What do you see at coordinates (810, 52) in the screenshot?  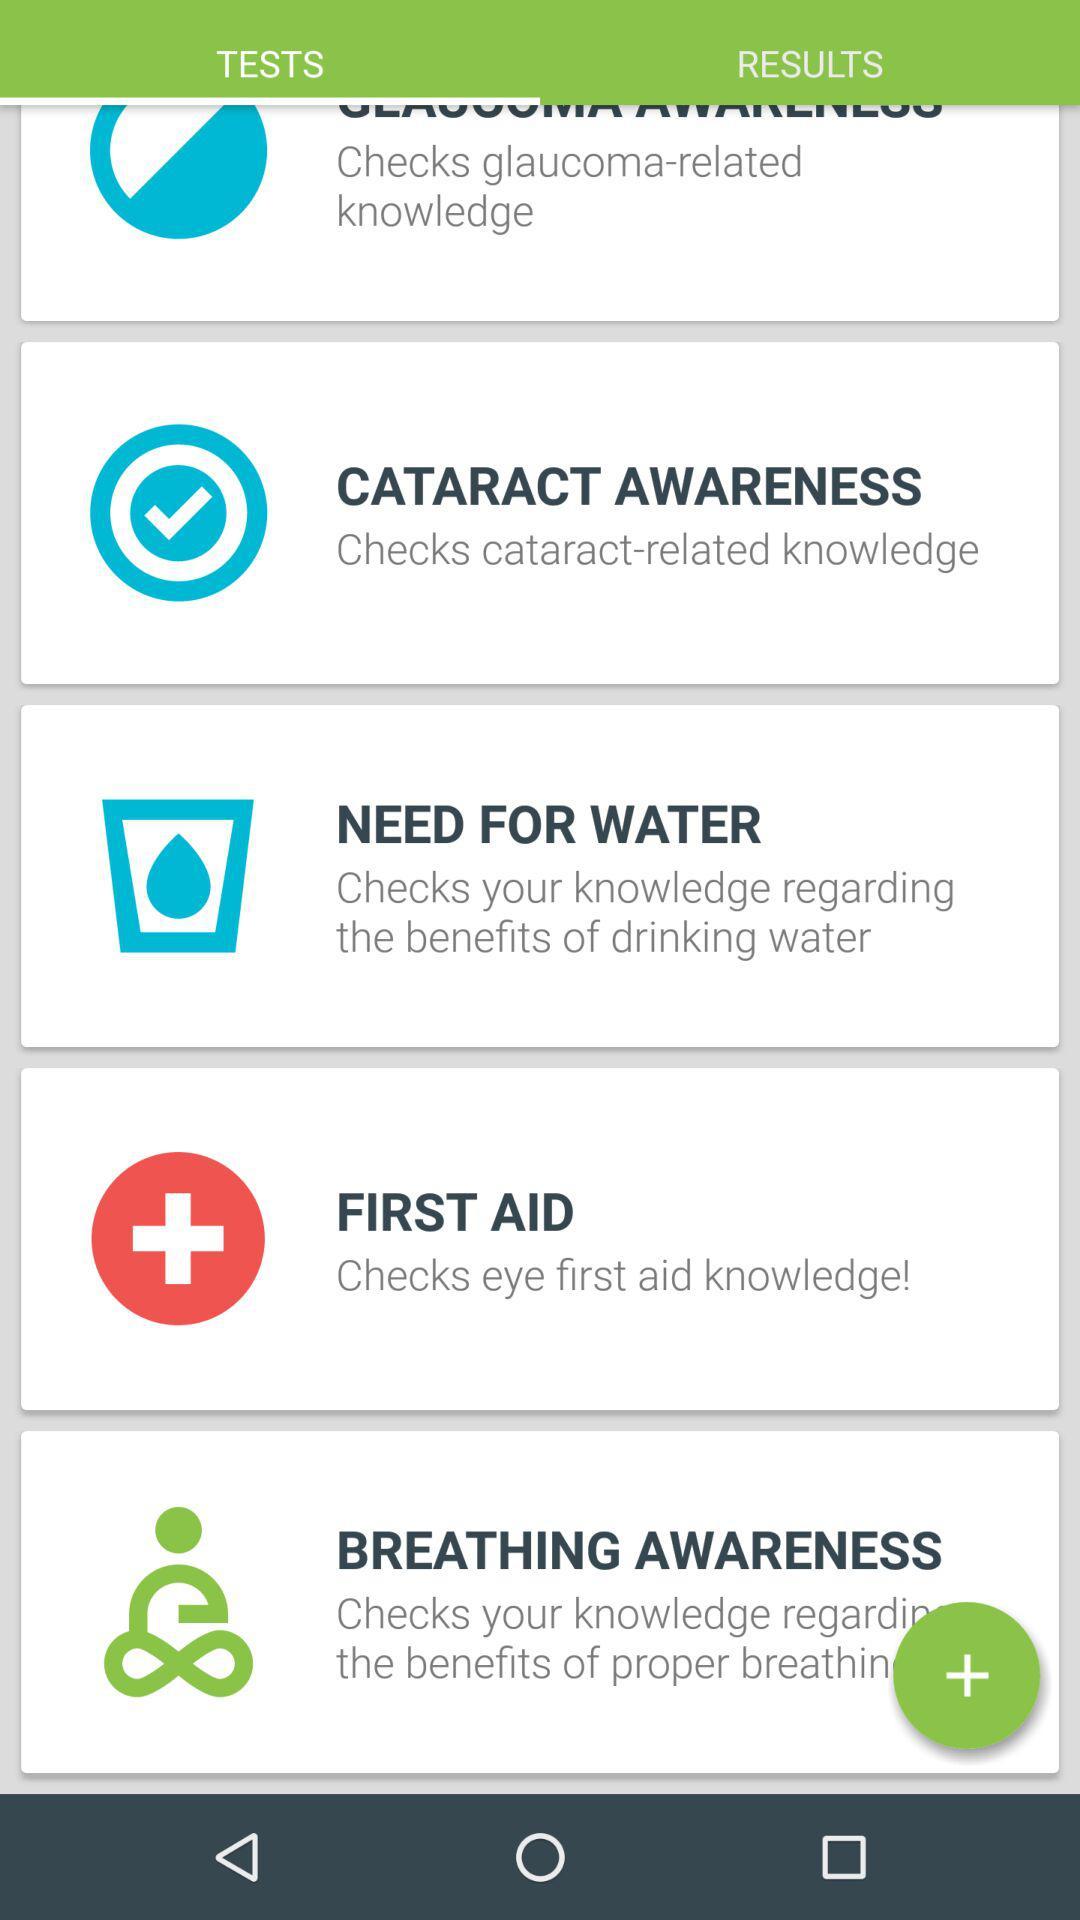 I see `item next to tests item` at bounding box center [810, 52].